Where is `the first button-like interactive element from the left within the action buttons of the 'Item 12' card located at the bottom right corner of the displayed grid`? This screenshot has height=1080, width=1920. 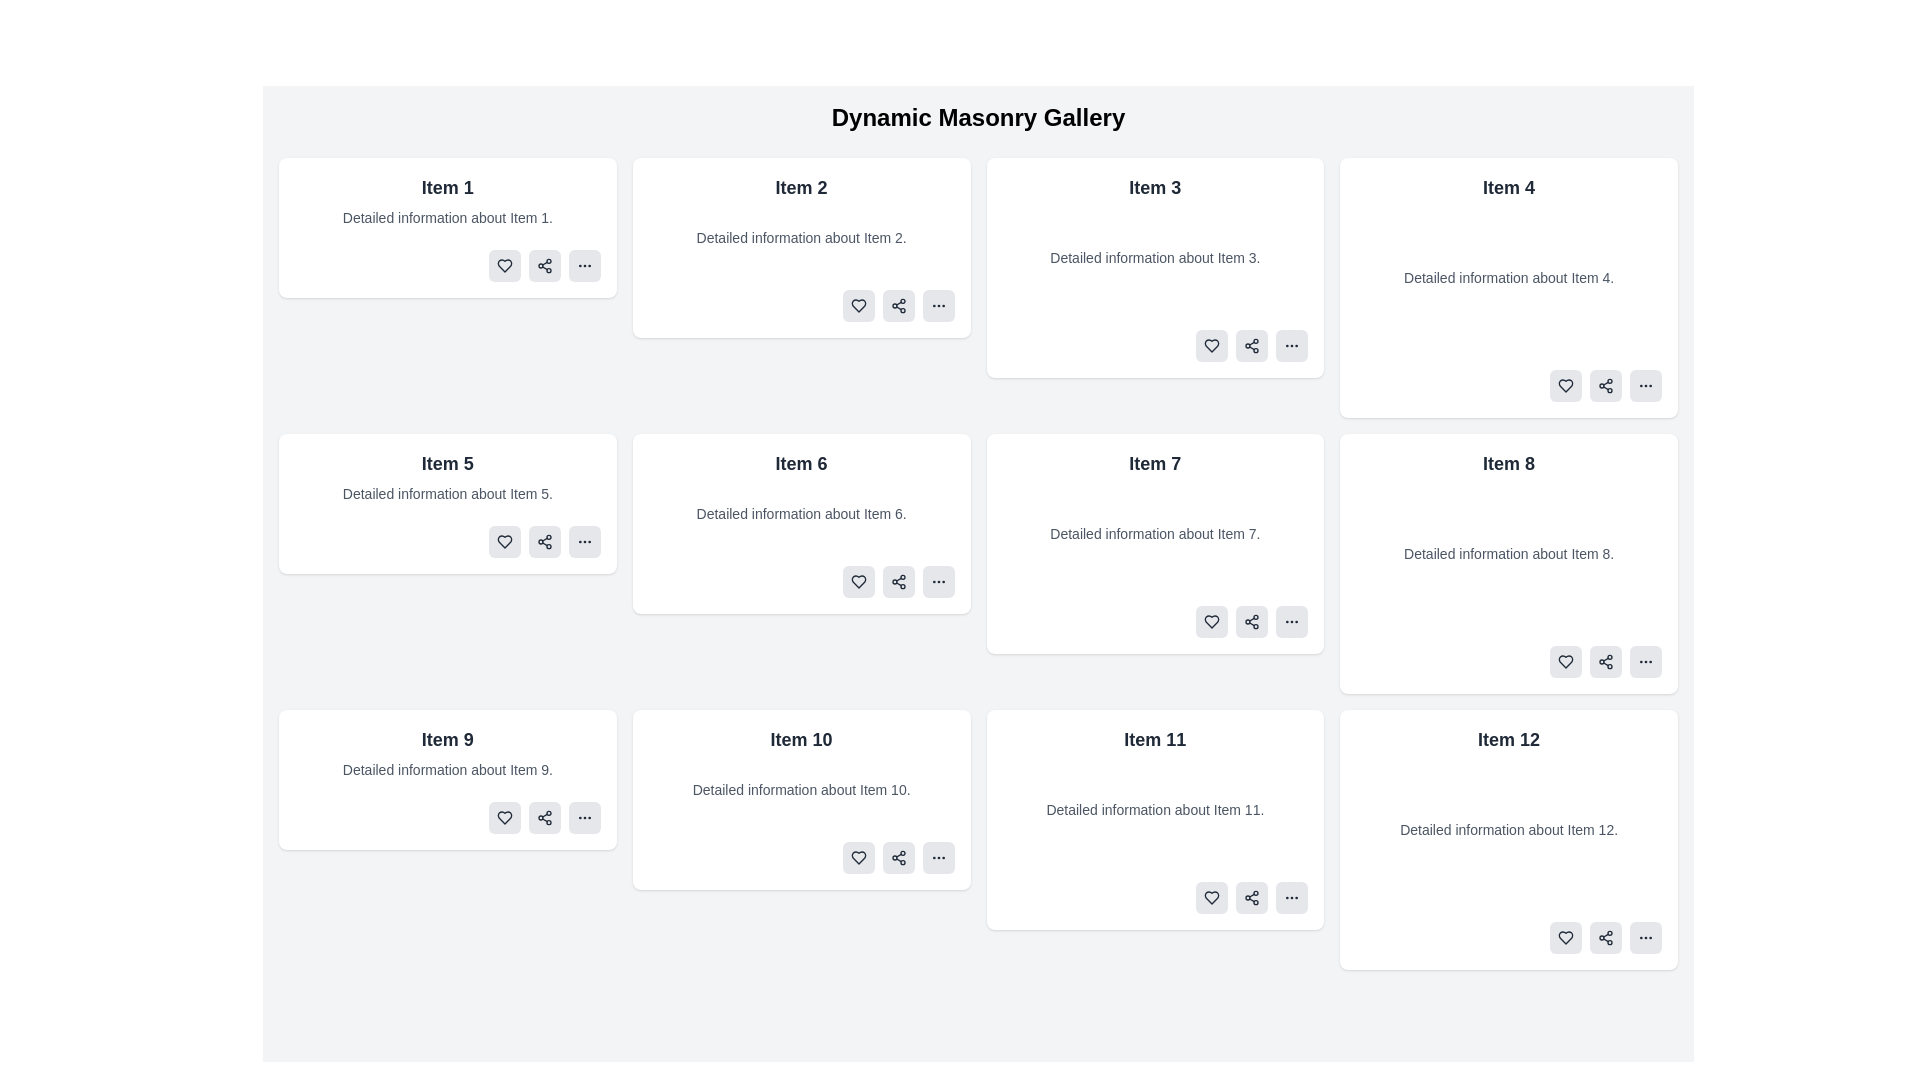 the first button-like interactive element from the left within the action buttons of the 'Item 12' card located at the bottom right corner of the displayed grid is located at coordinates (1564, 937).